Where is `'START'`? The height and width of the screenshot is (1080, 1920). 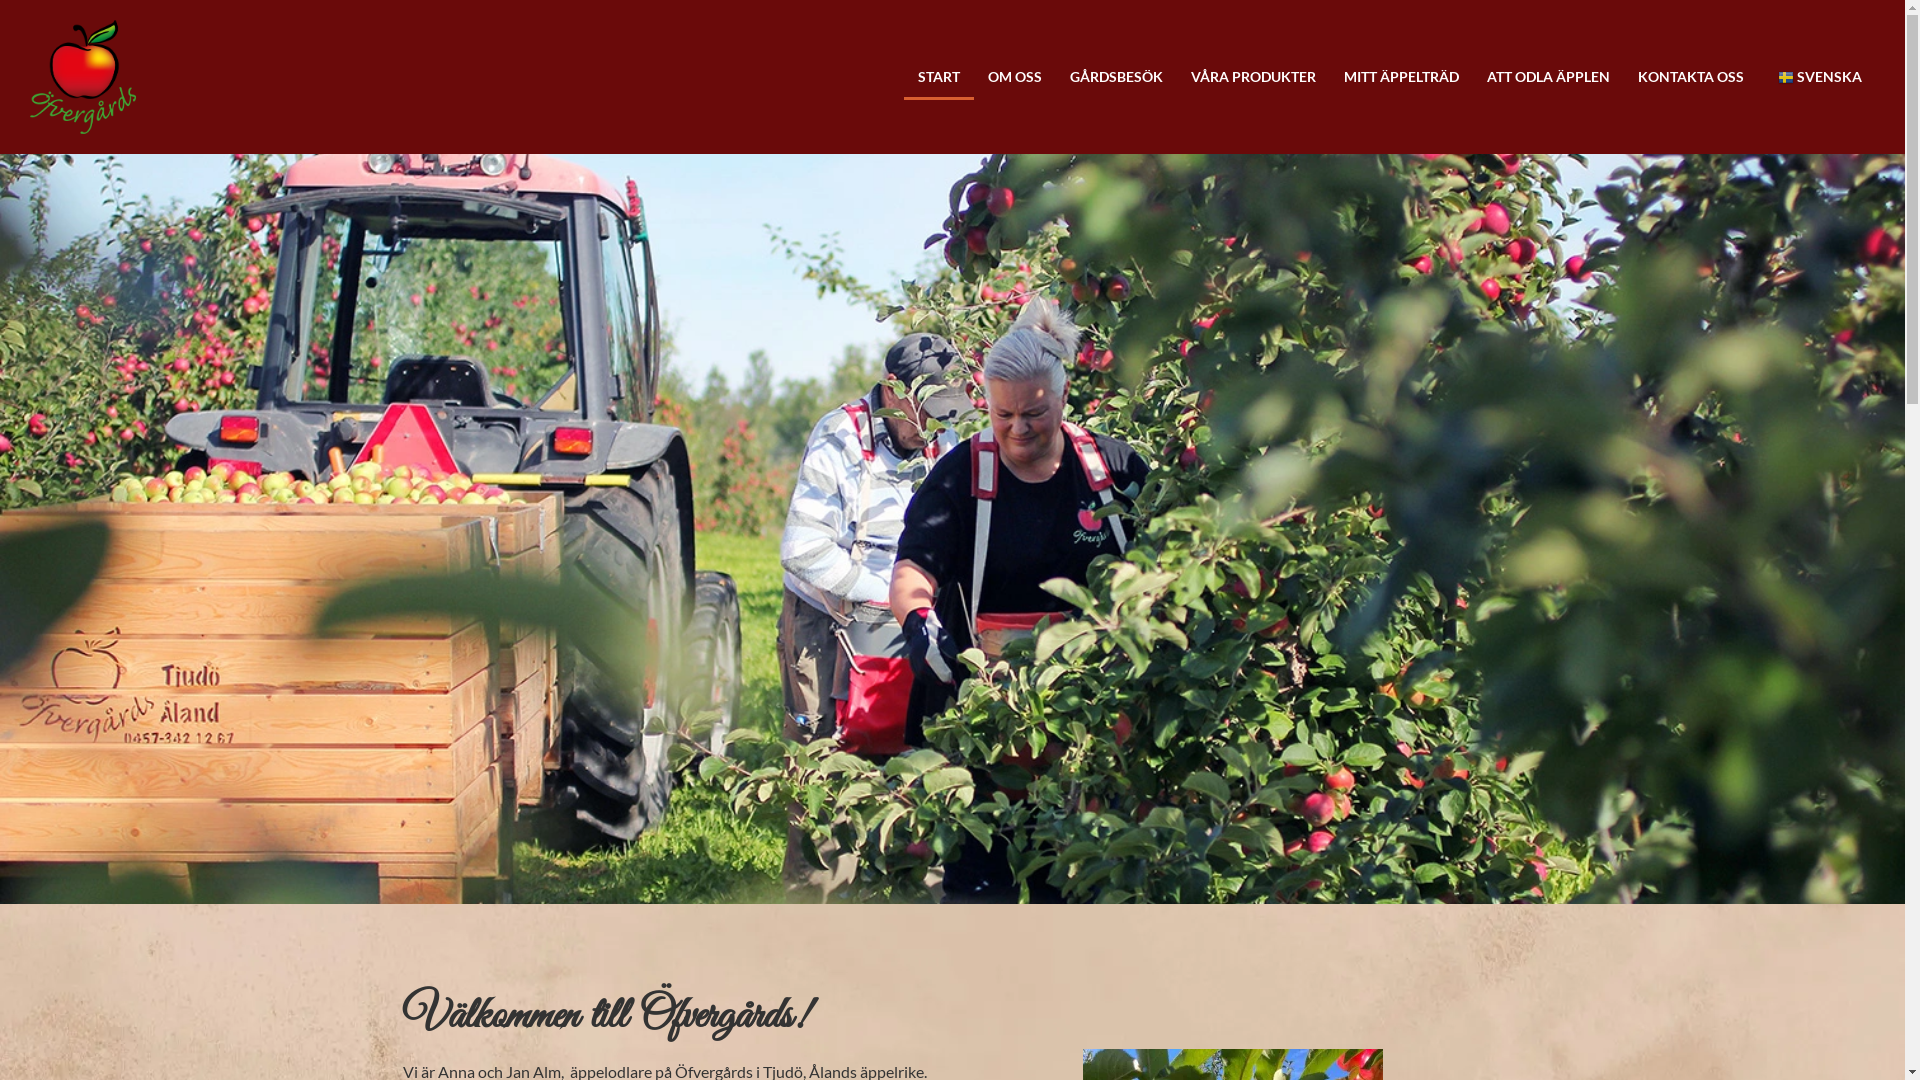 'START' is located at coordinates (938, 76).